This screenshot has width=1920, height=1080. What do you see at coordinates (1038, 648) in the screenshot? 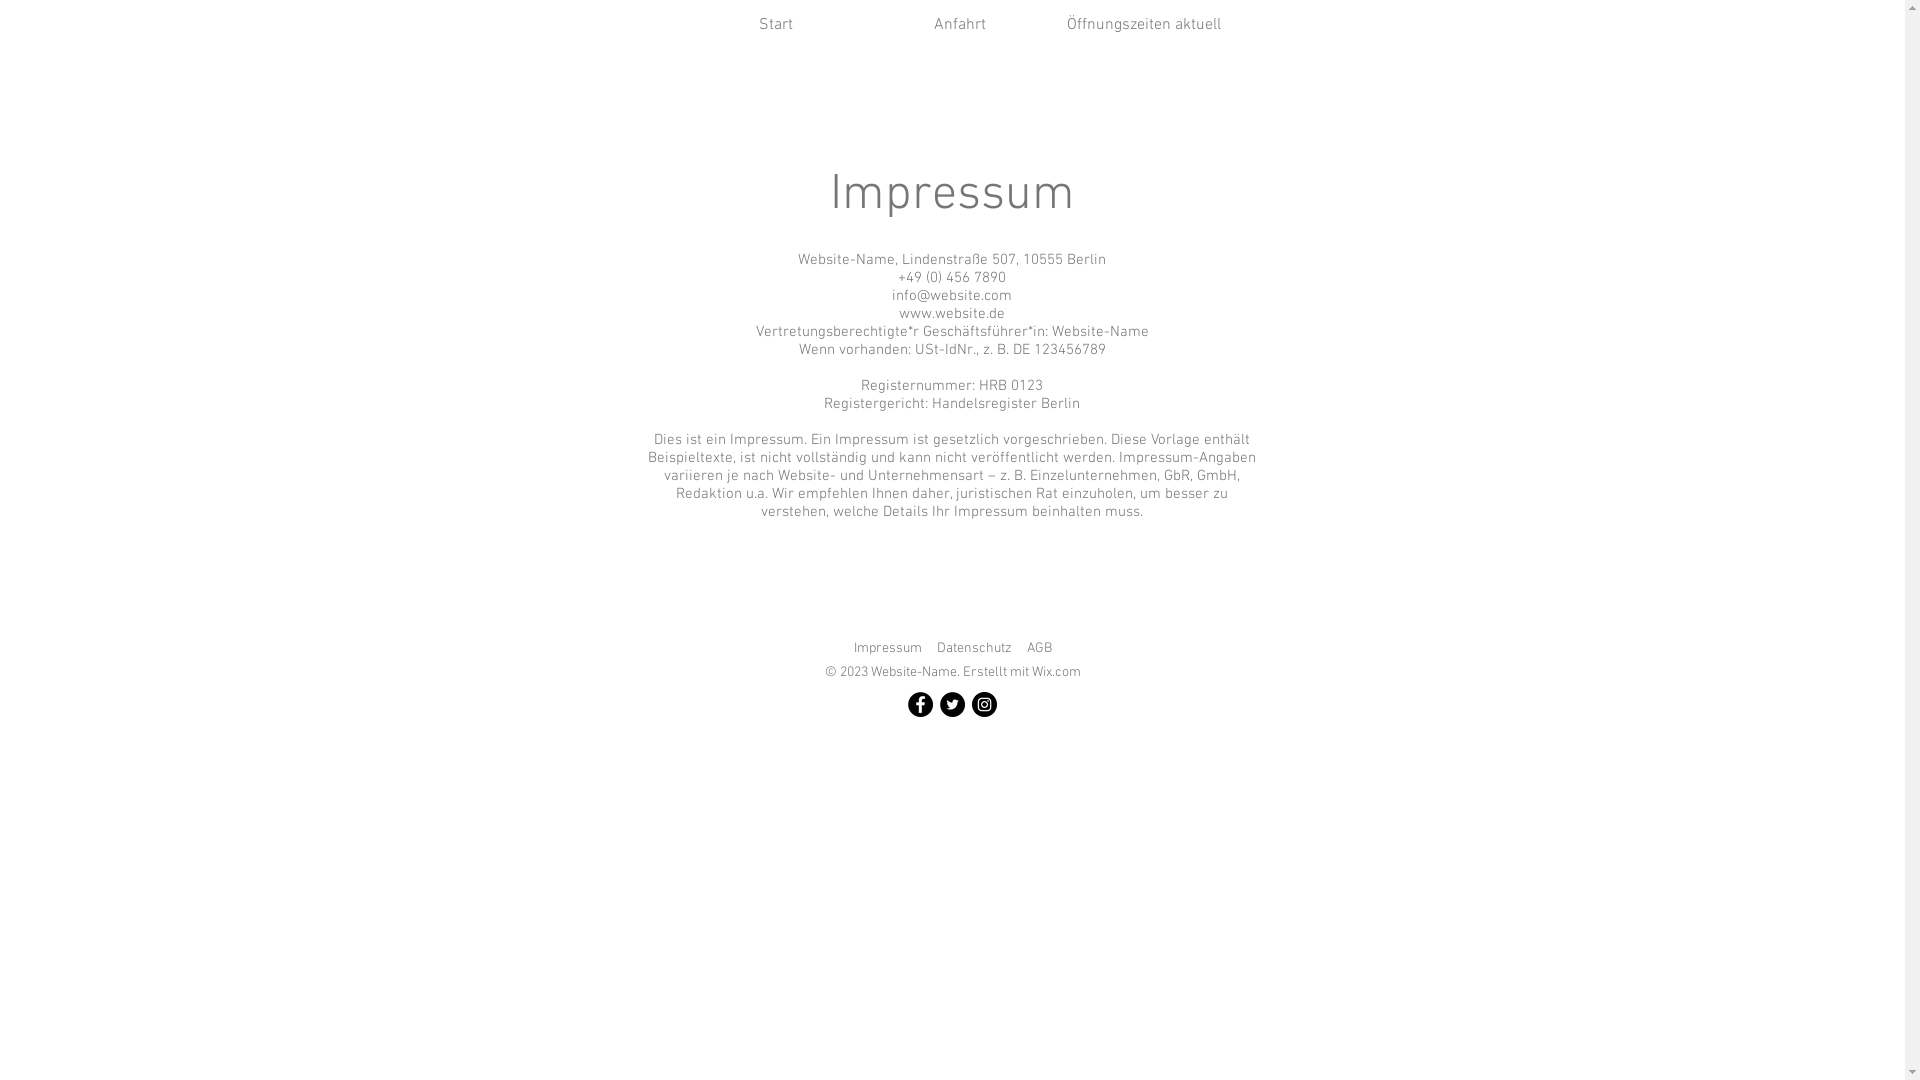
I see `'AGB'` at bounding box center [1038, 648].